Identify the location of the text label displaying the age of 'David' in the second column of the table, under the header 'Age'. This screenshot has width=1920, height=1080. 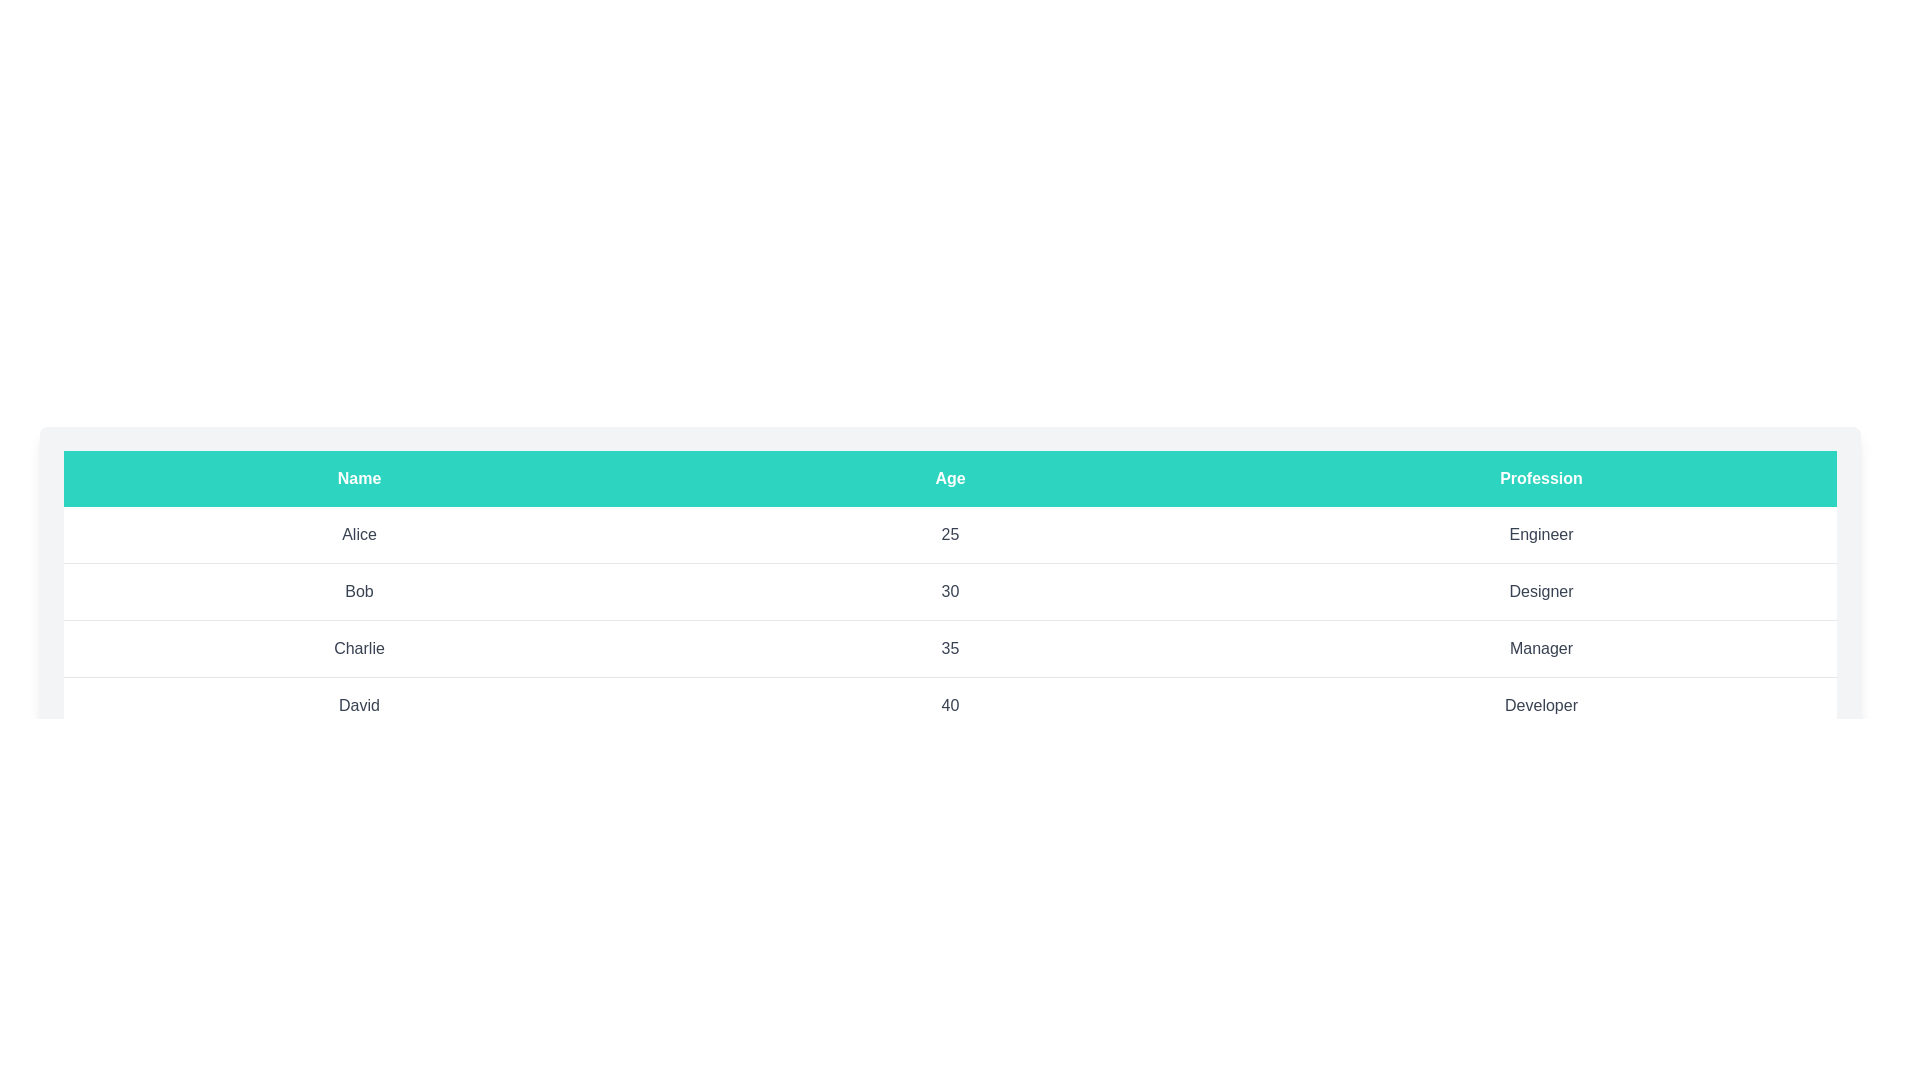
(949, 704).